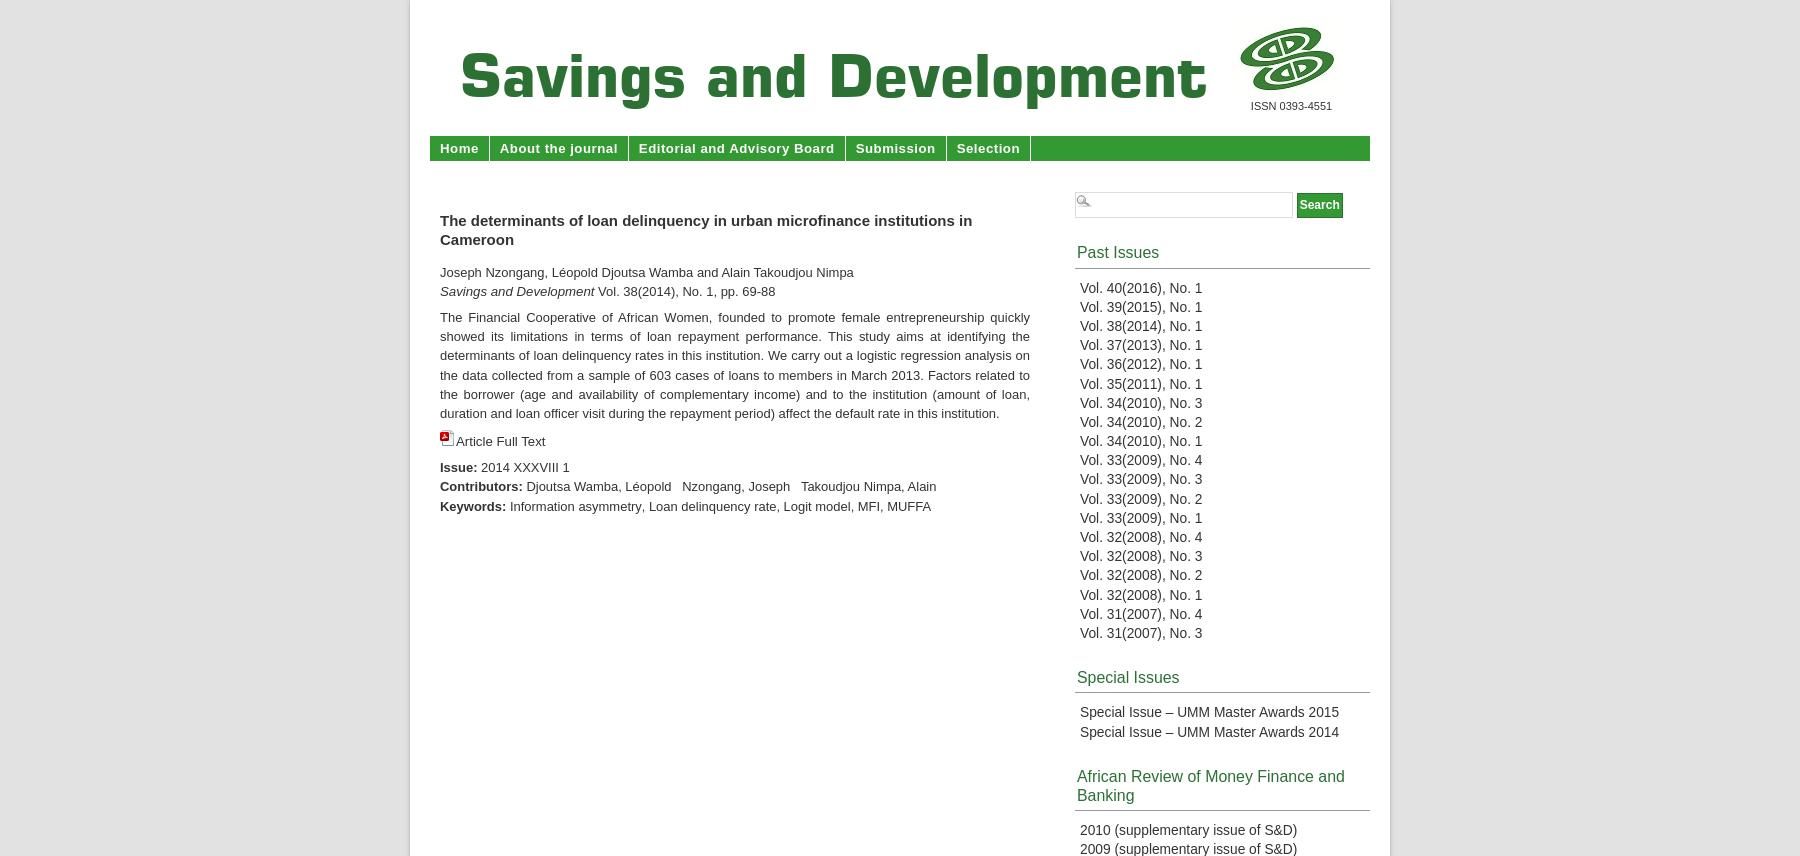 The width and height of the screenshot is (1800, 856). Describe the element at coordinates (704, 230) in the screenshot. I see `'The determinants of loan delinquency in urban microfinance institutions in Cameroon'` at that location.